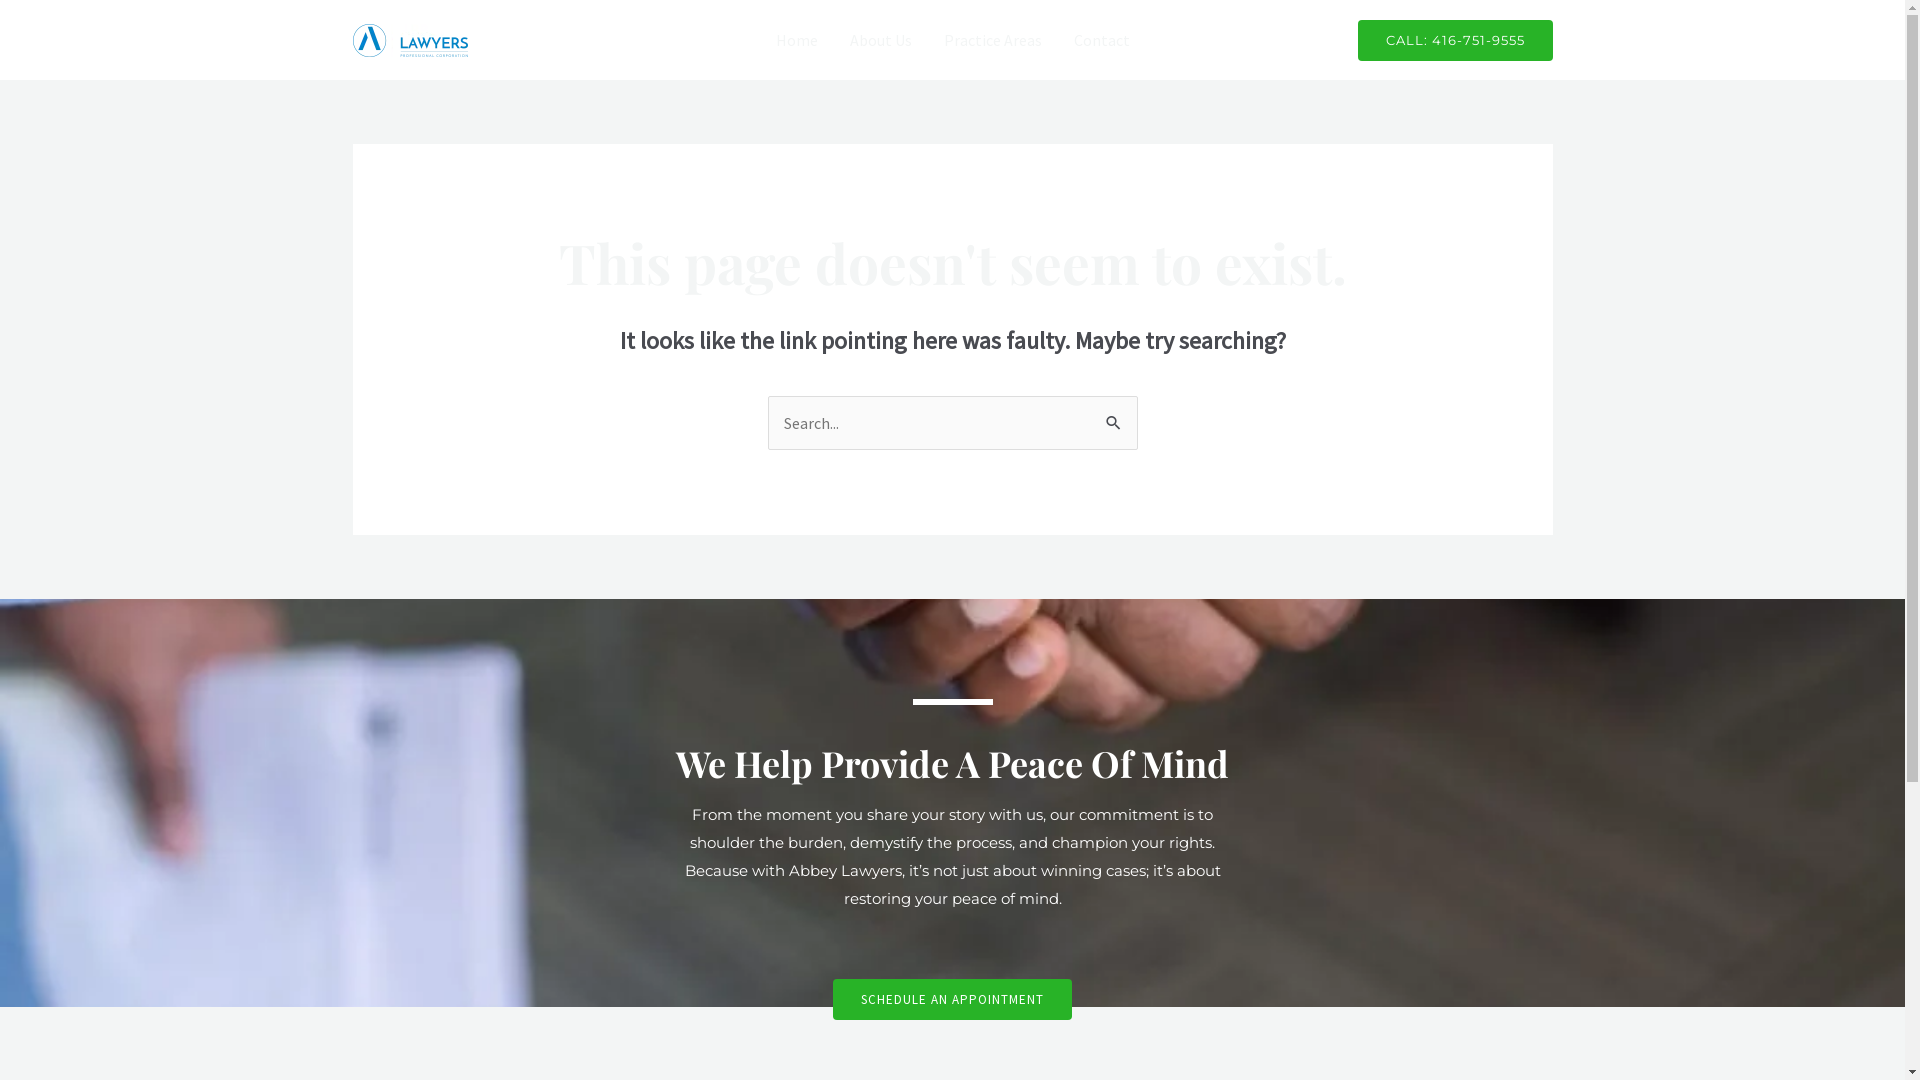 This screenshot has width=1920, height=1080. What do you see at coordinates (1090, 414) in the screenshot?
I see `'Search'` at bounding box center [1090, 414].